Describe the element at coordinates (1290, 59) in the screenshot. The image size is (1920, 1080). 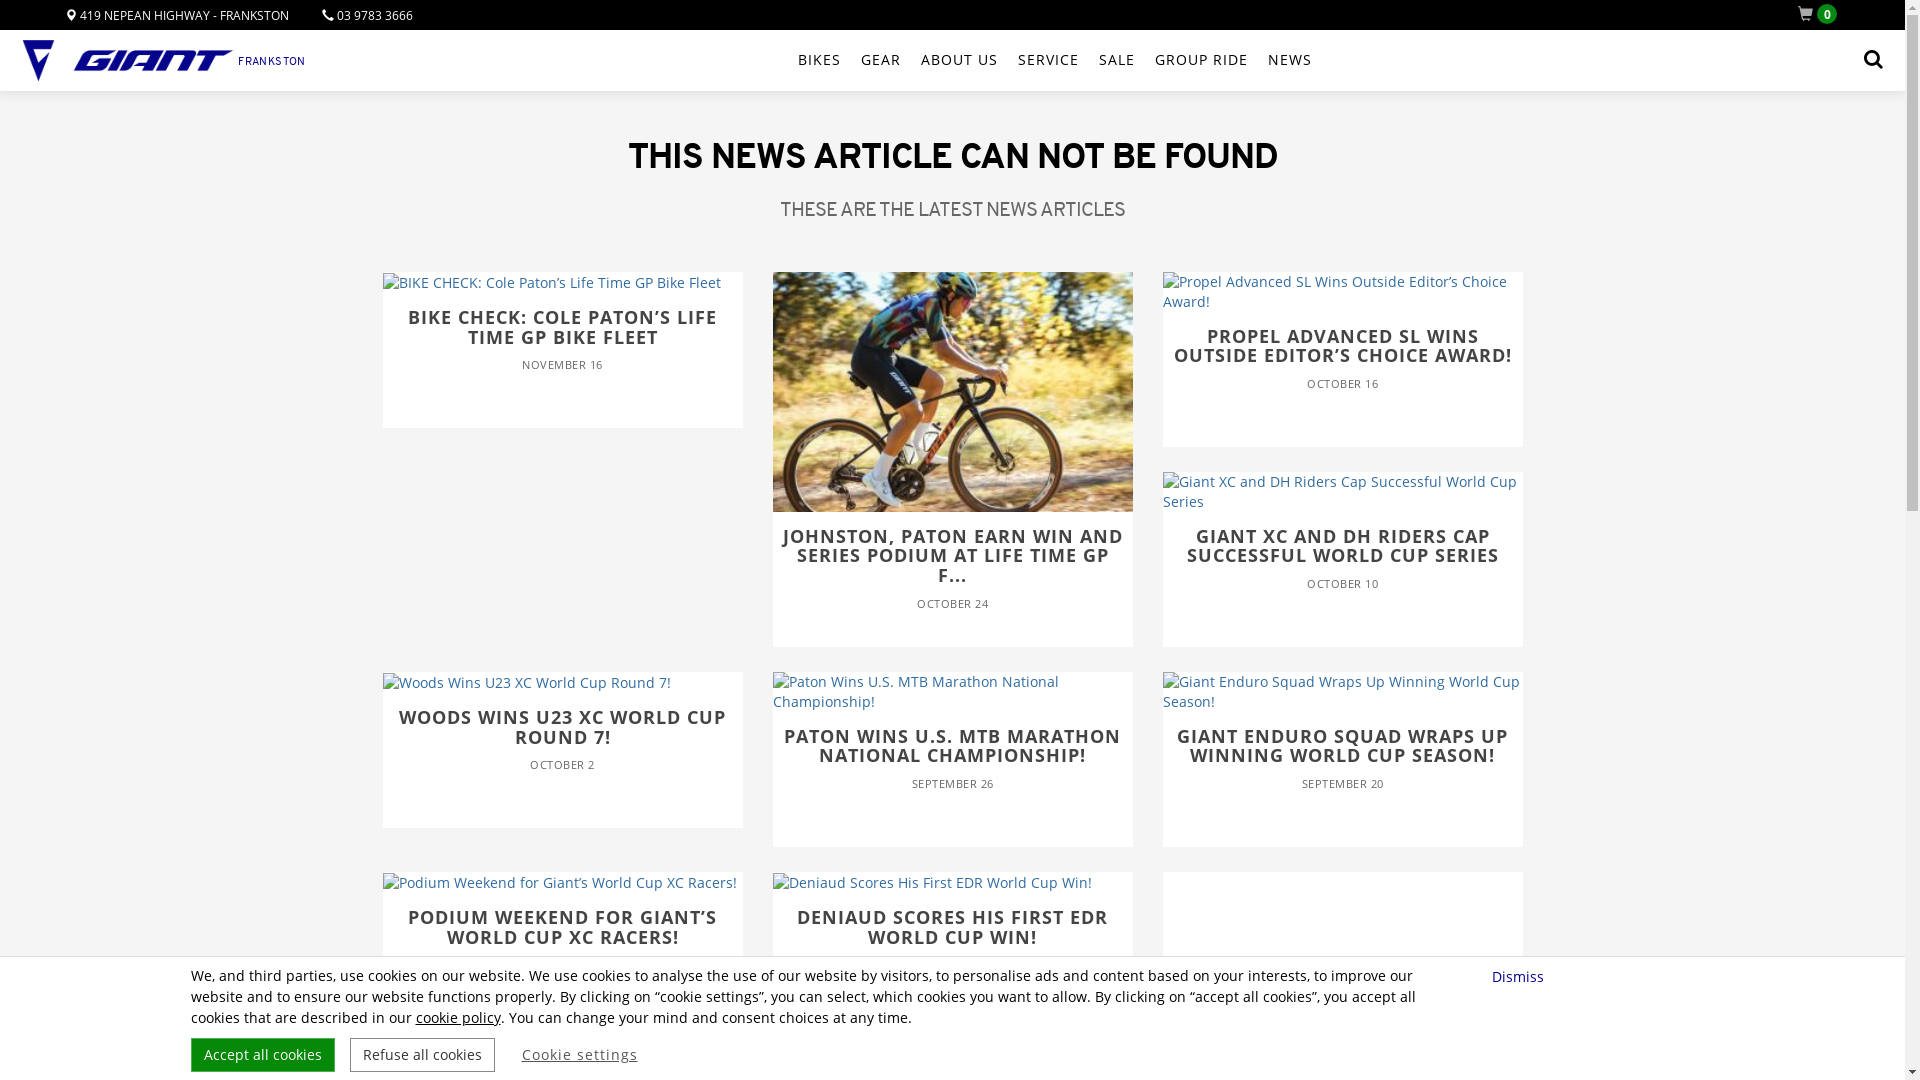
I see `'NEWS'` at that location.